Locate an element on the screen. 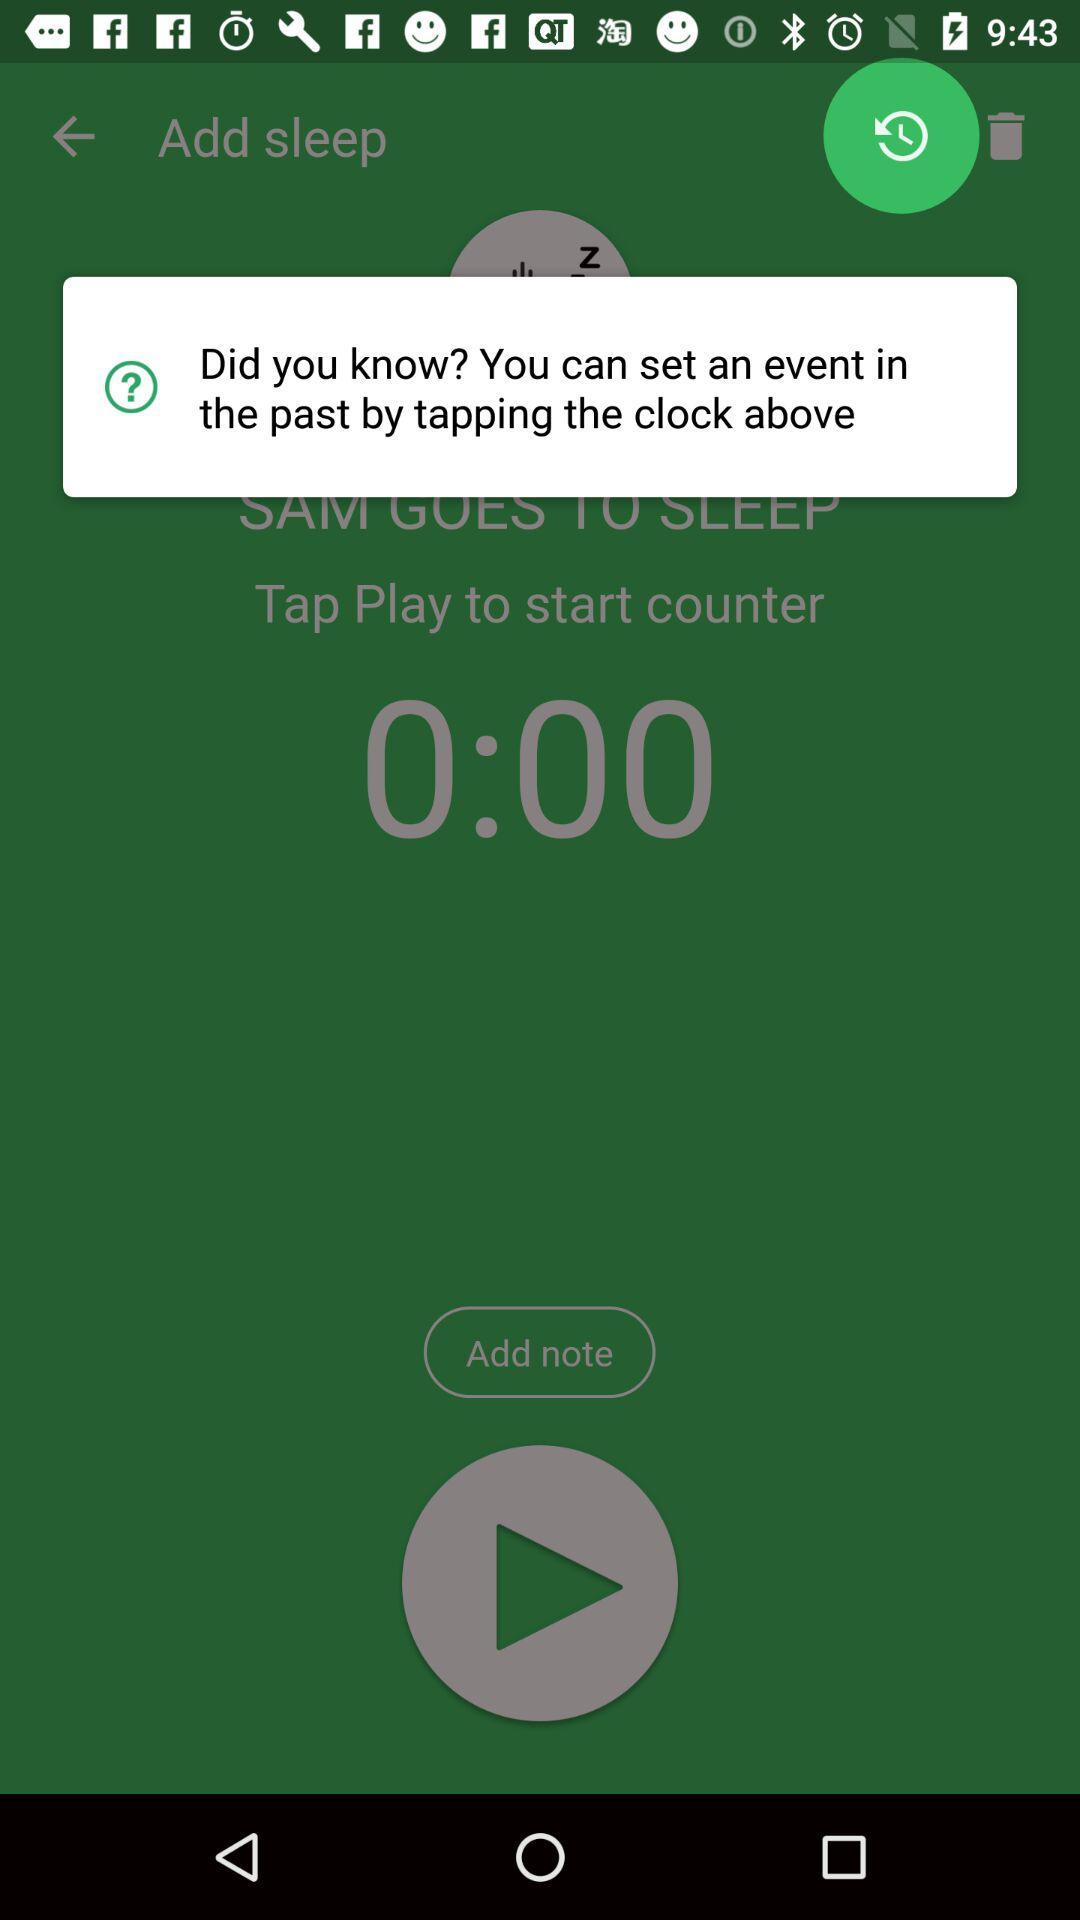 This screenshot has height=1920, width=1080. item to the left of add sleep icon is located at coordinates (72, 135).